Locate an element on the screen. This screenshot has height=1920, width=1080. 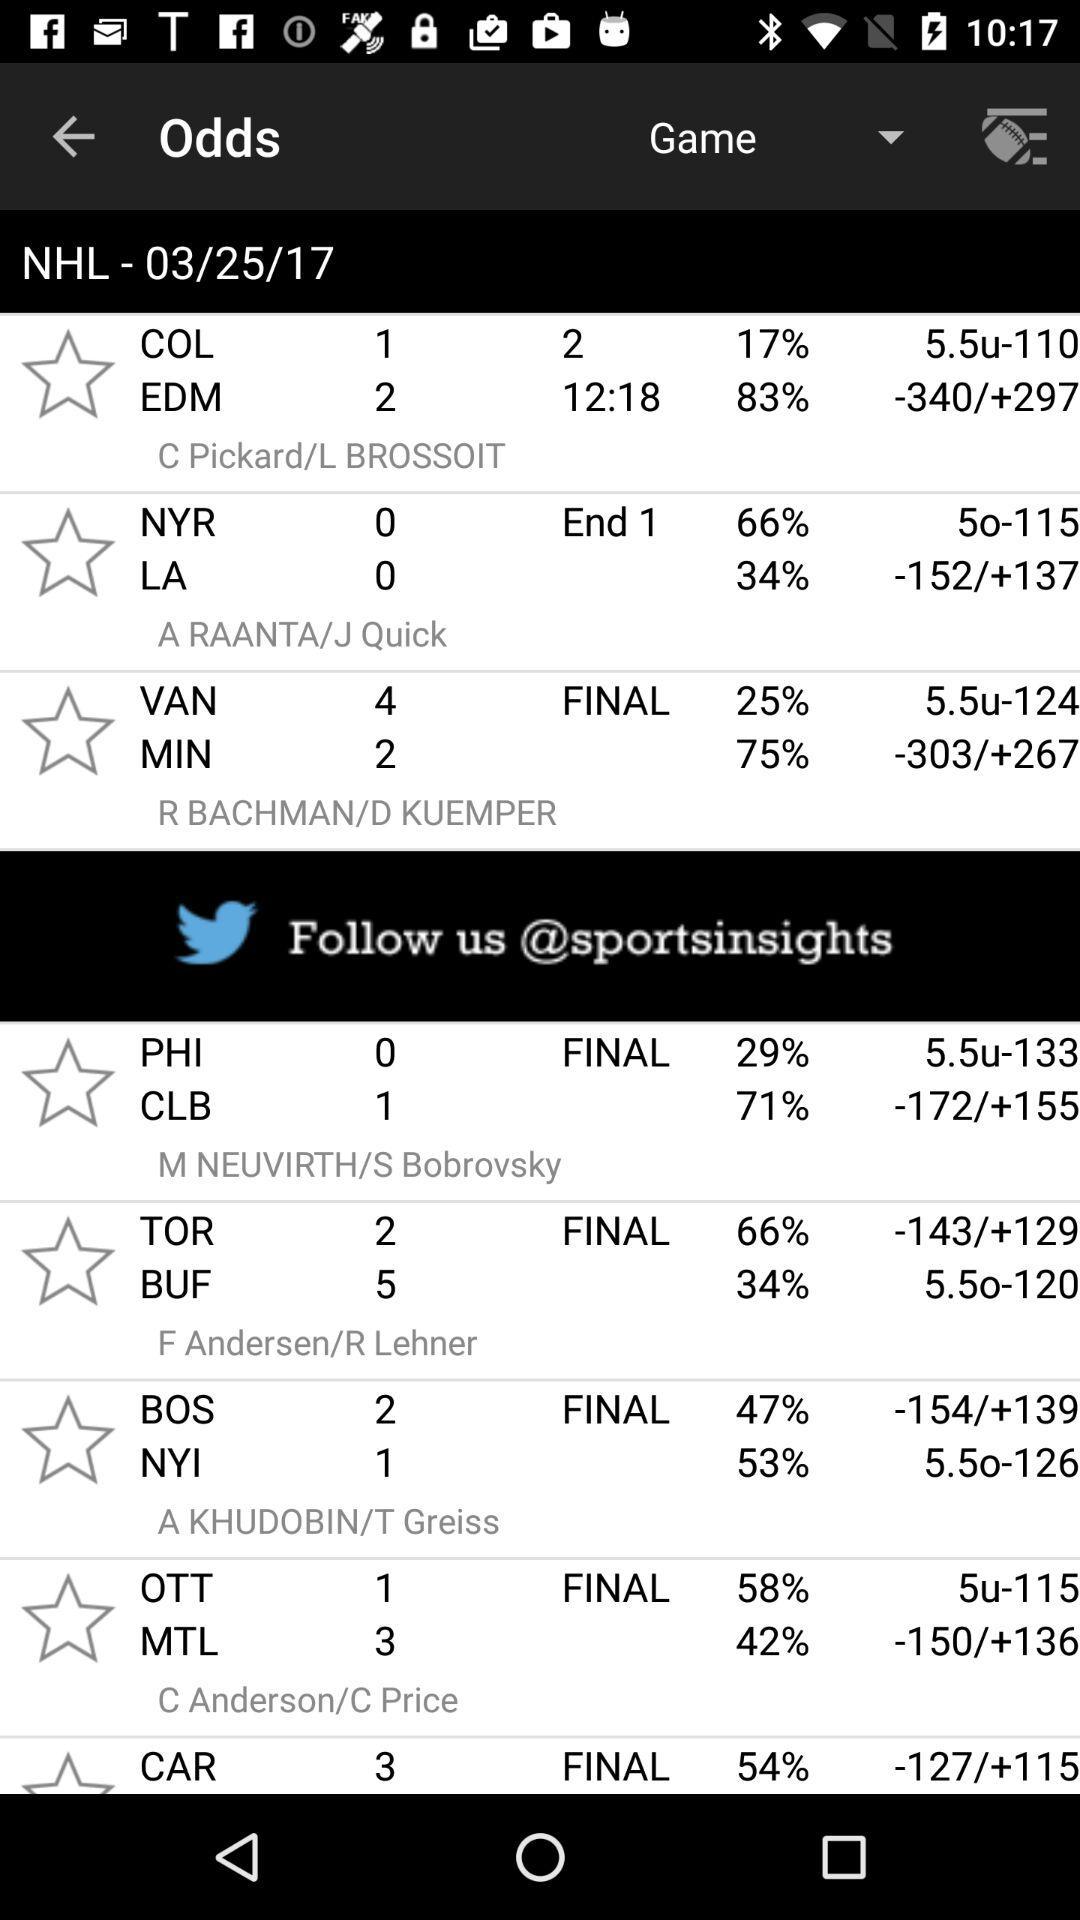
go starring is located at coordinates (67, 1617).